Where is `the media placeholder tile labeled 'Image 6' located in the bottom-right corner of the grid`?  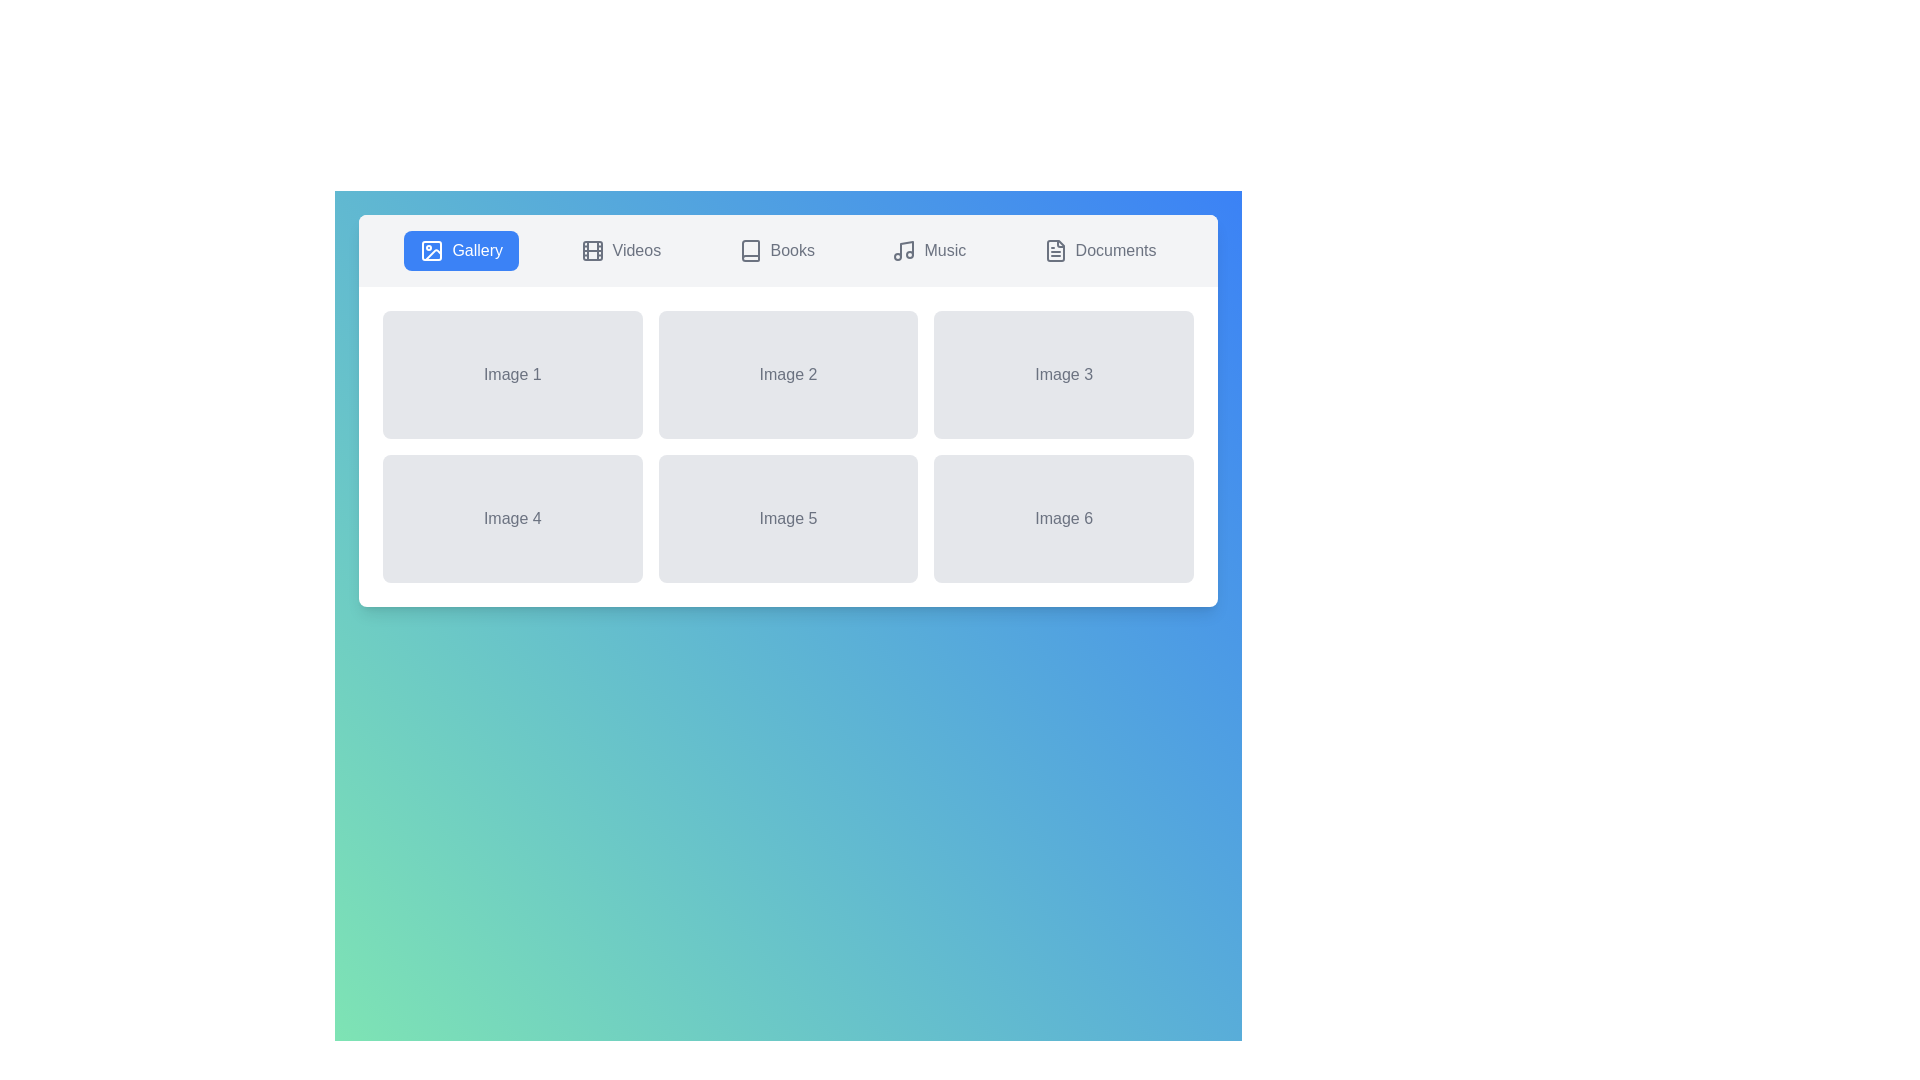 the media placeholder tile labeled 'Image 6' located in the bottom-right corner of the grid is located at coordinates (1063, 518).